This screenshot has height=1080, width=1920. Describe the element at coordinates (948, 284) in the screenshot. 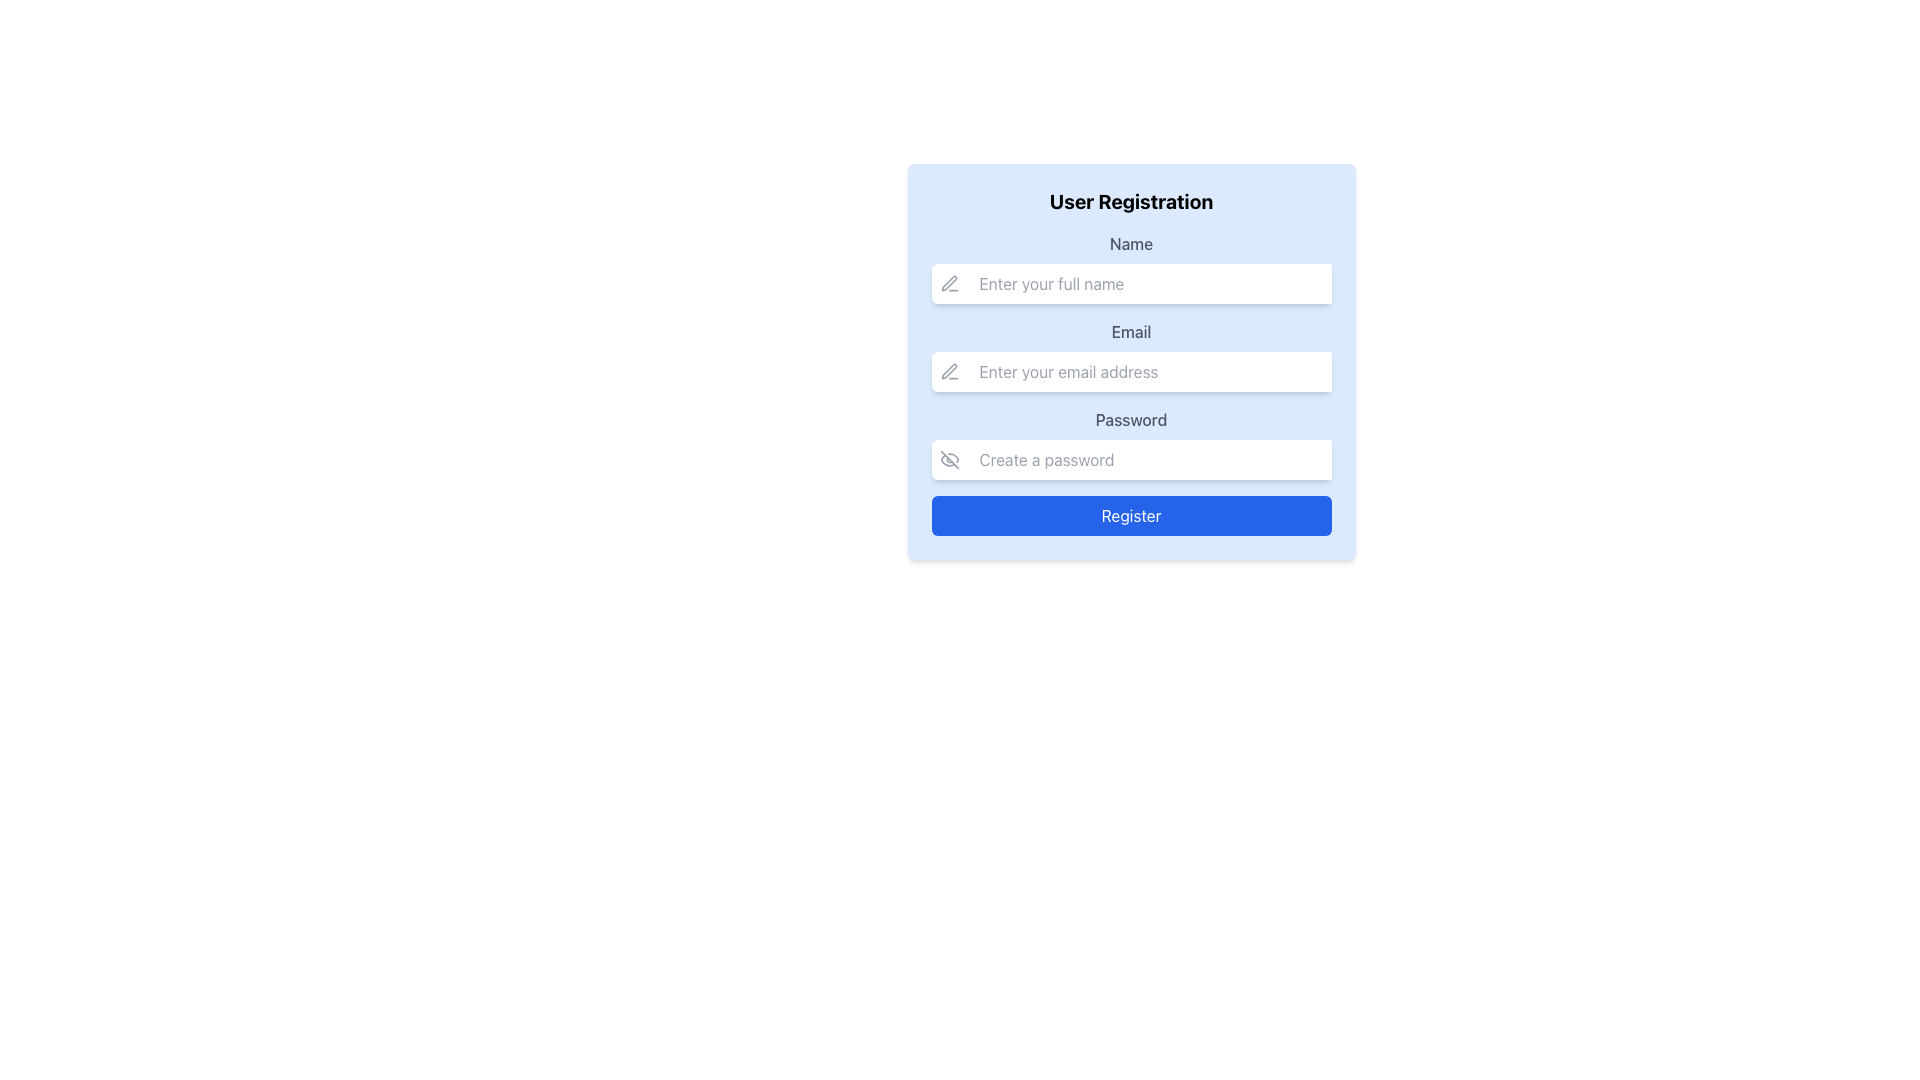

I see `the minimalist pen icon located to the left of the 'Name' input field within the user registration card interface` at that location.